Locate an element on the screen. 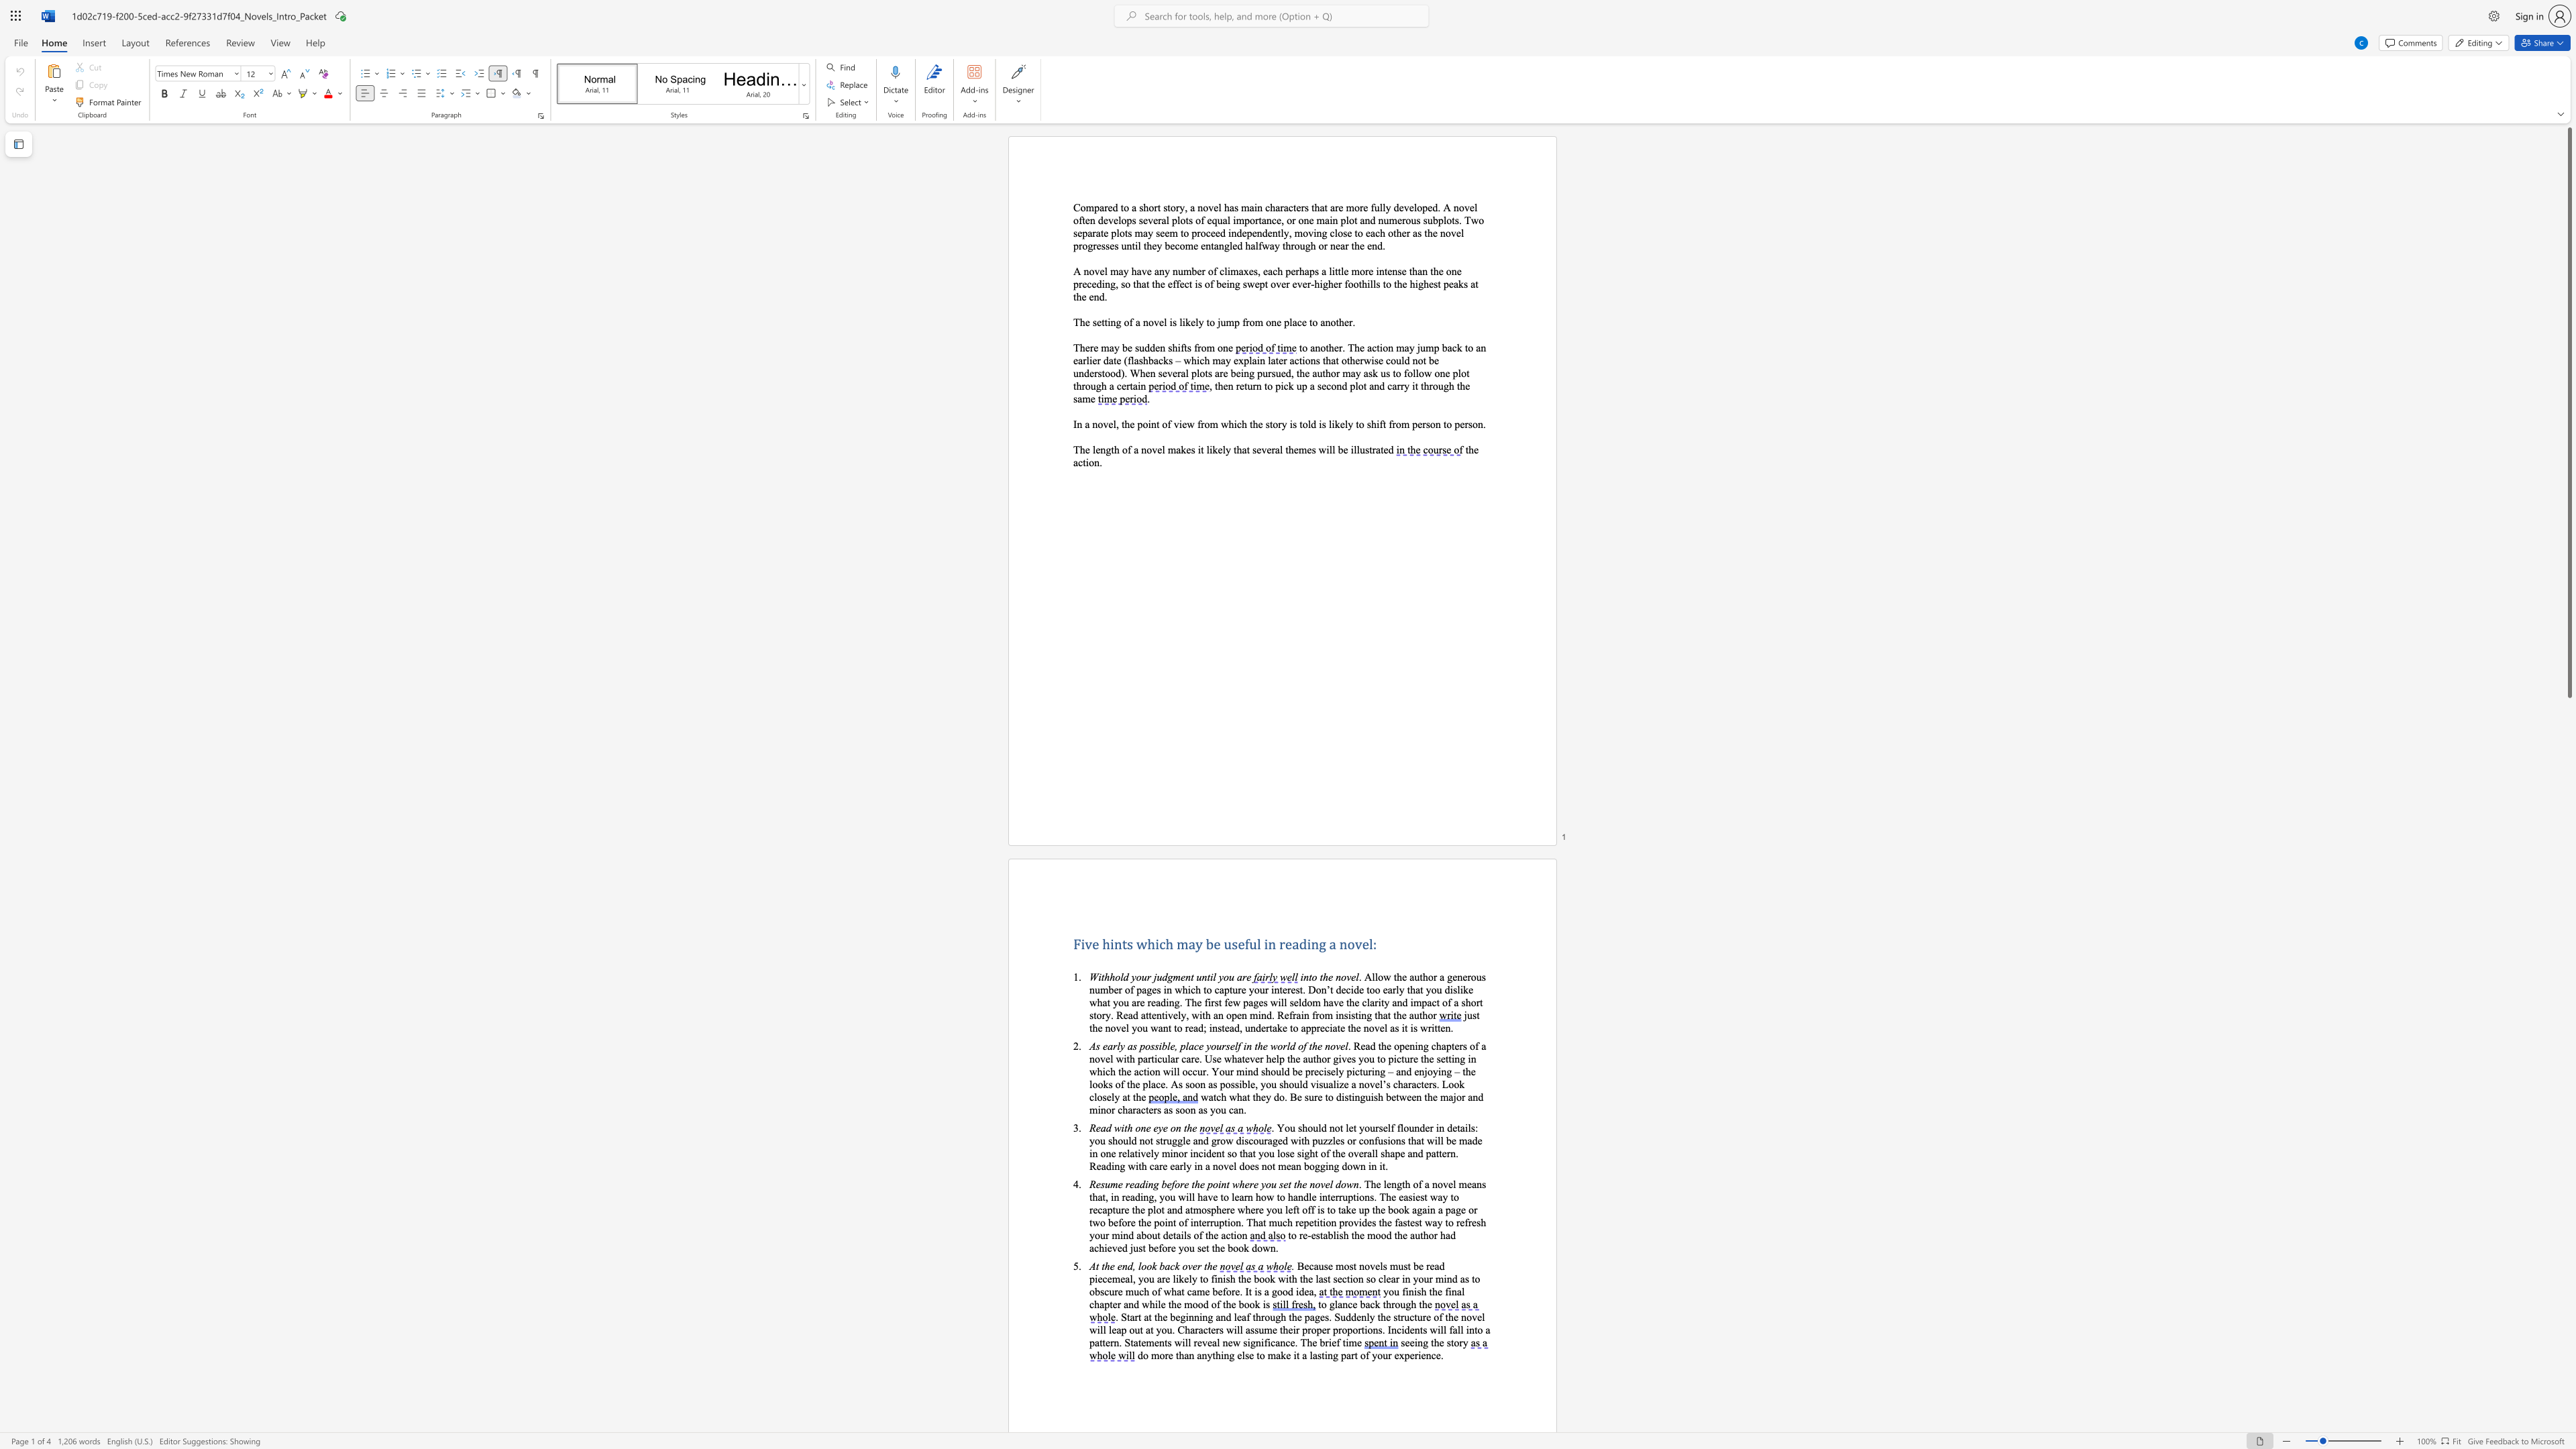  the subset text "sh" within the text "you finish the" is located at coordinates (1416, 1291).